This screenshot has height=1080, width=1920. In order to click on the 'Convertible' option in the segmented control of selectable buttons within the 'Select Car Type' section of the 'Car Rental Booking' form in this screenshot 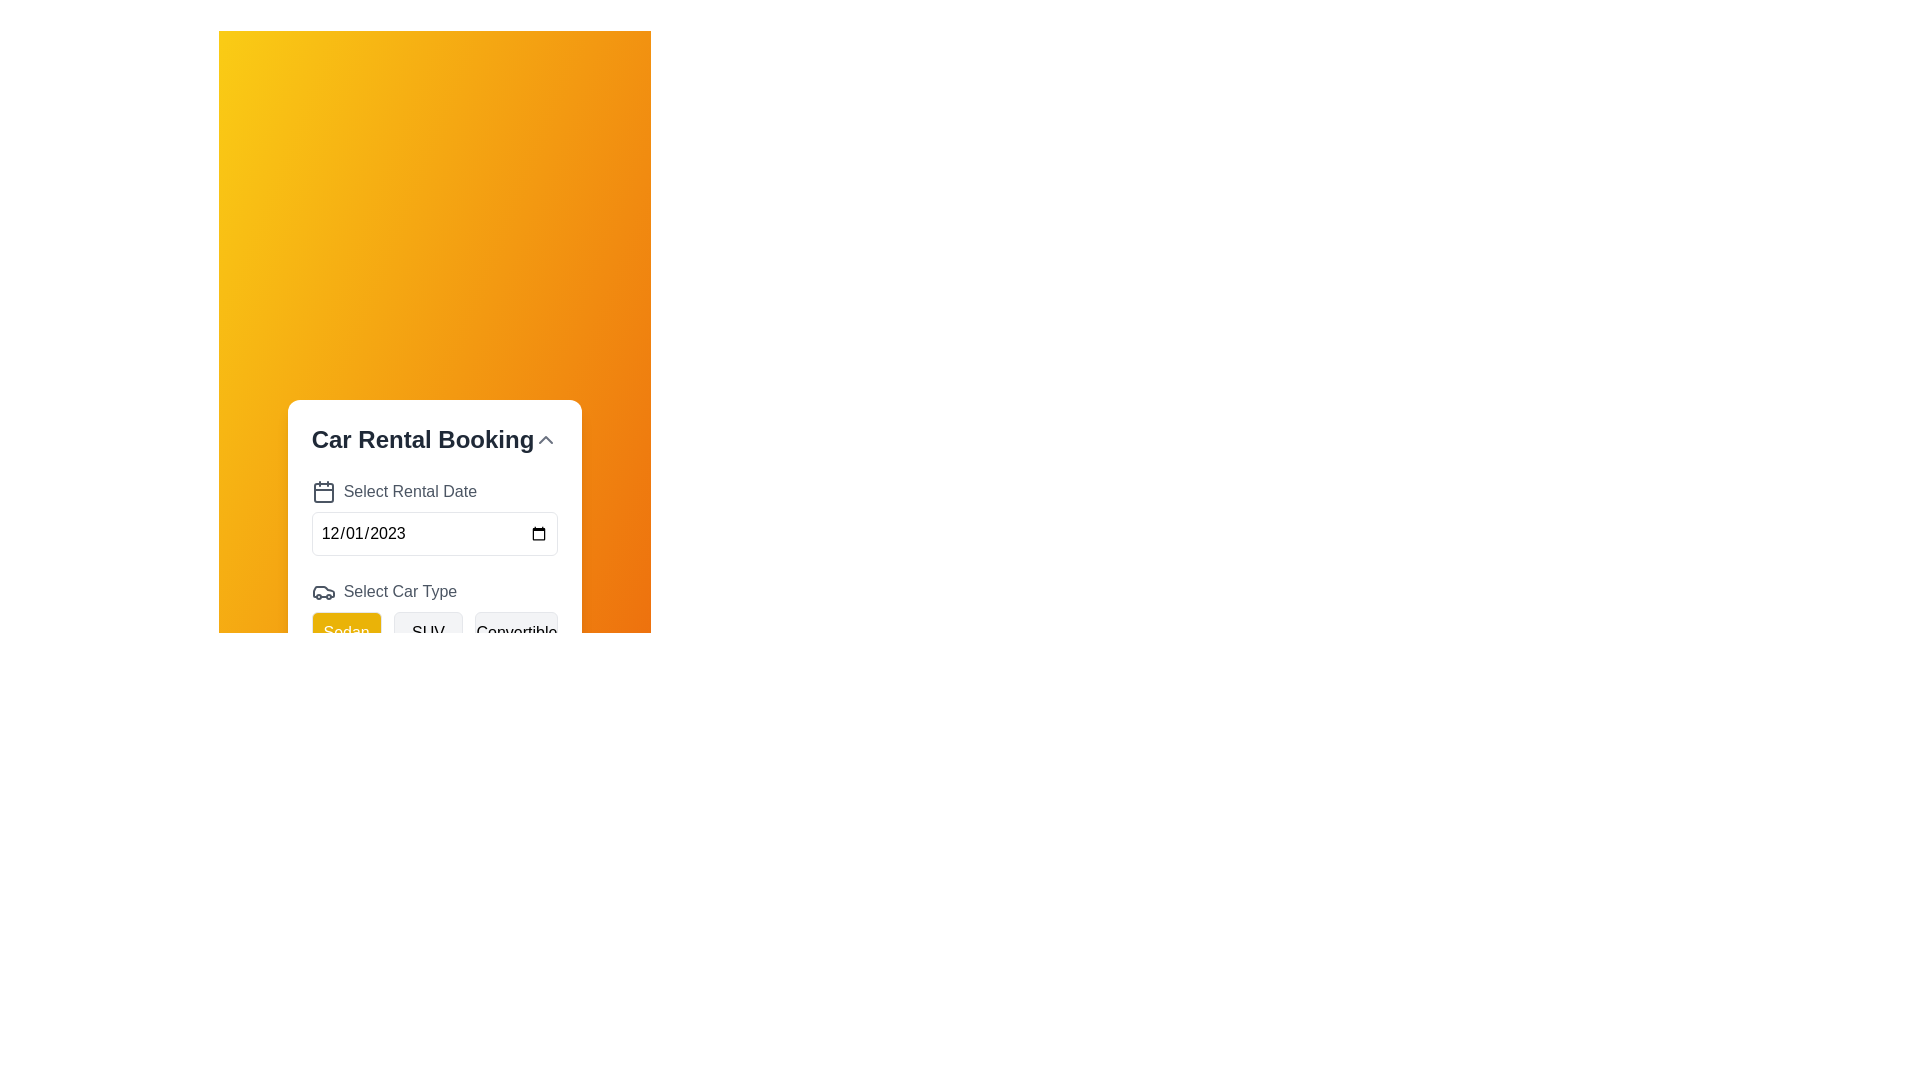, I will do `click(434, 632)`.